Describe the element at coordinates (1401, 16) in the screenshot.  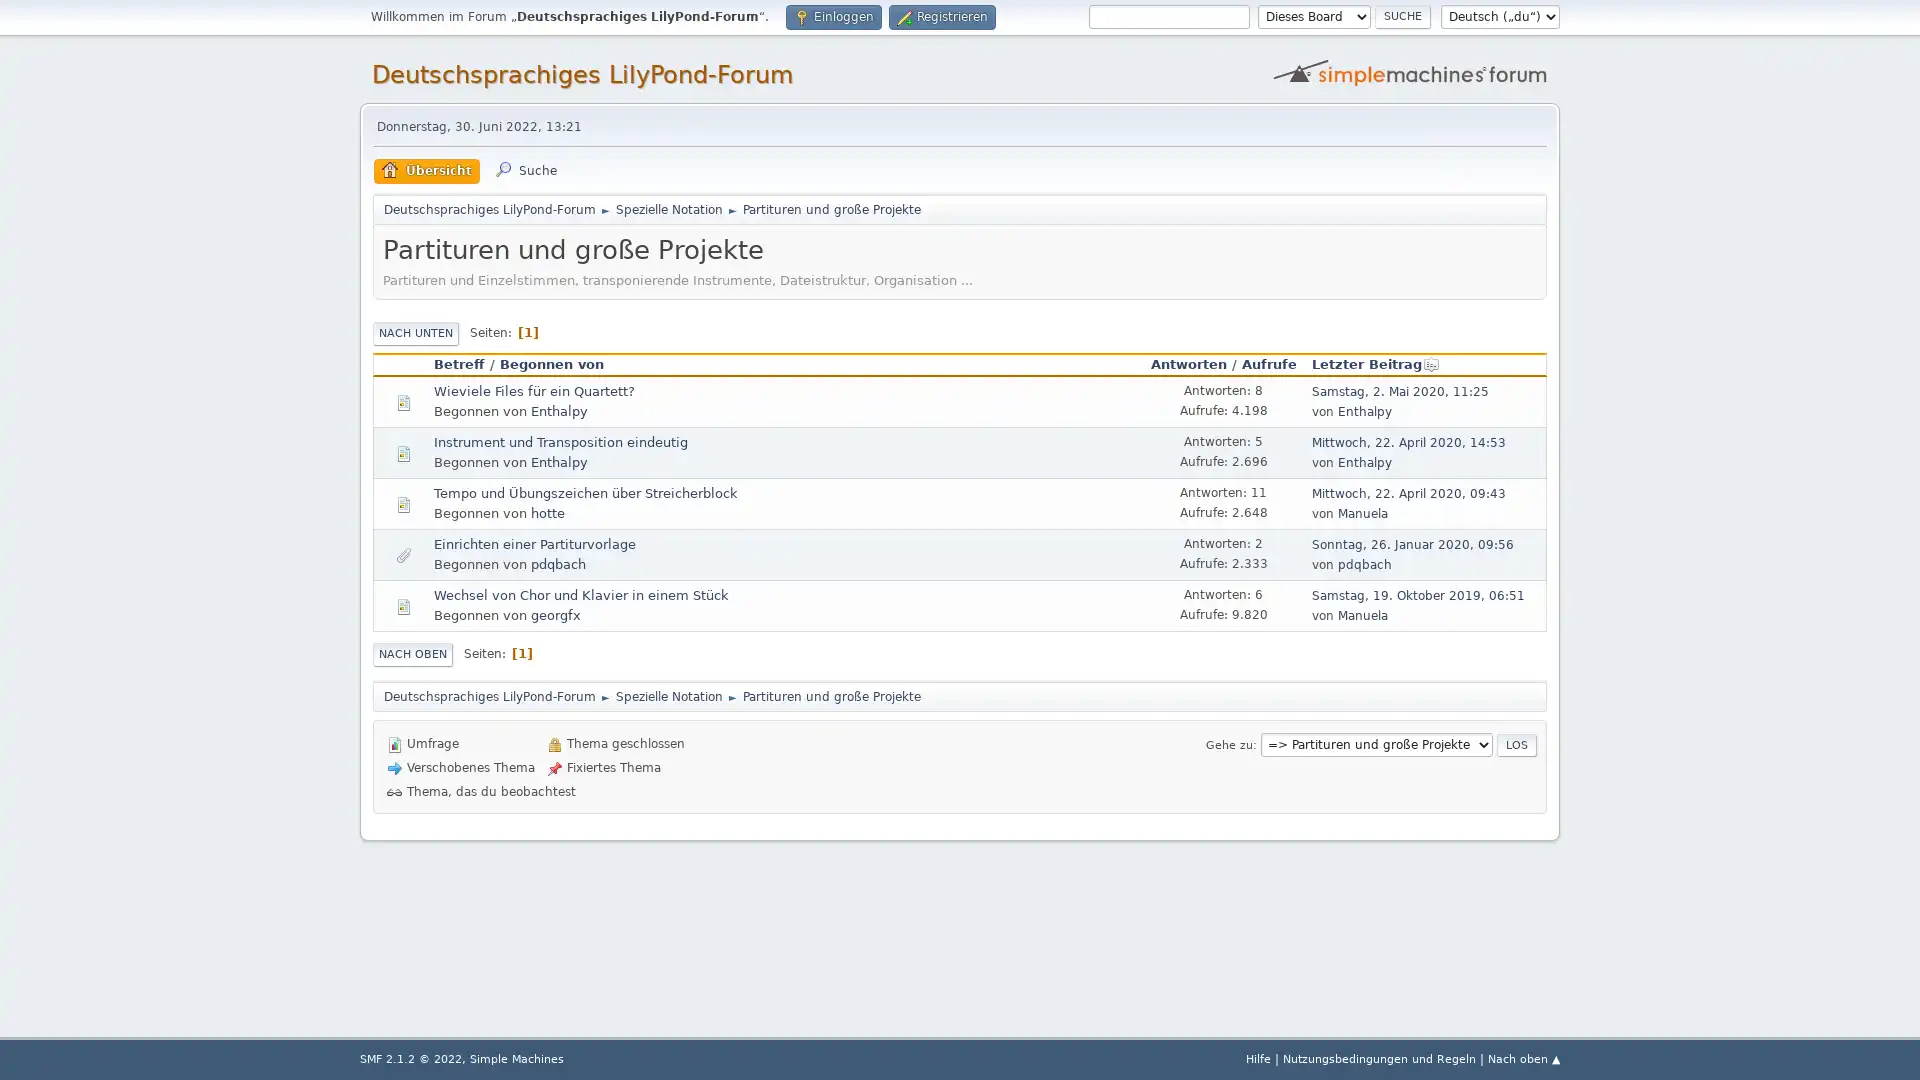
I see `Suche` at that location.